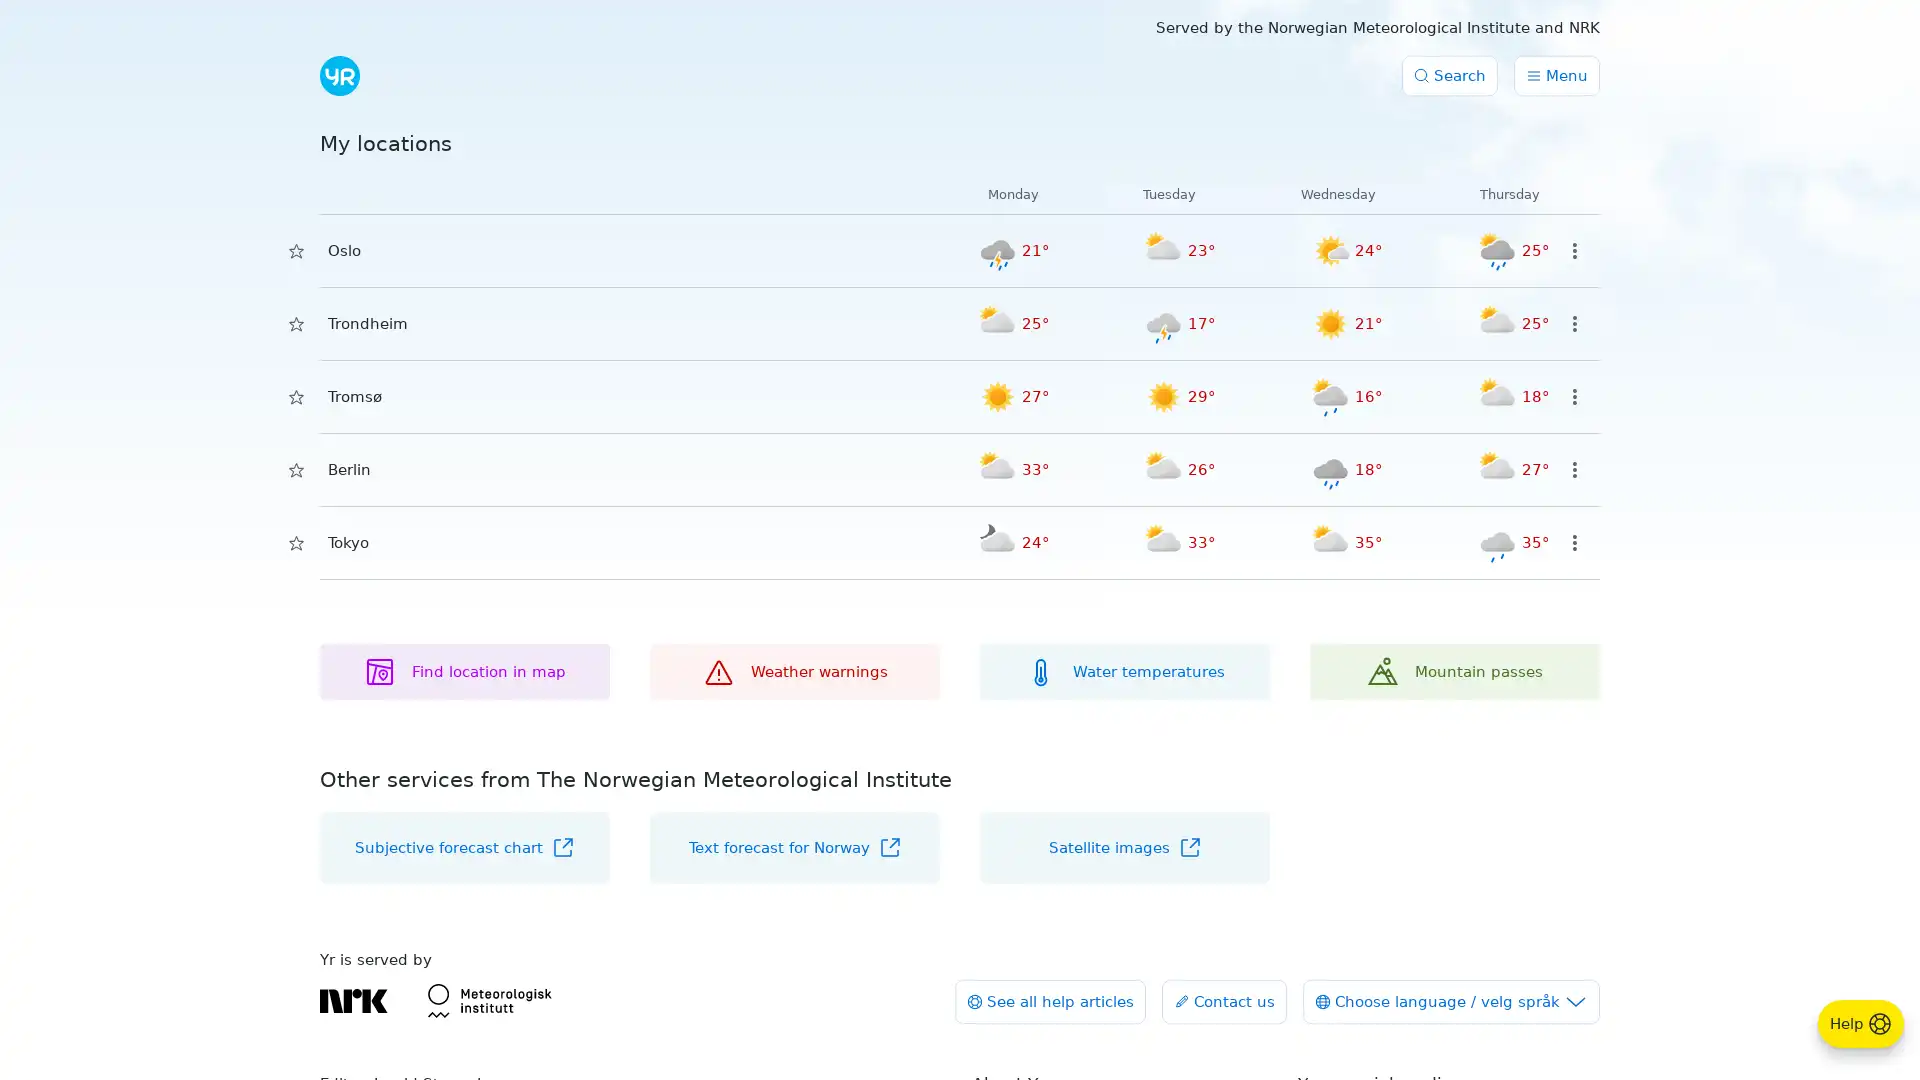 The height and width of the screenshot is (1080, 1920). What do you see at coordinates (1573, 470) in the screenshot?
I see `Options for location` at bounding box center [1573, 470].